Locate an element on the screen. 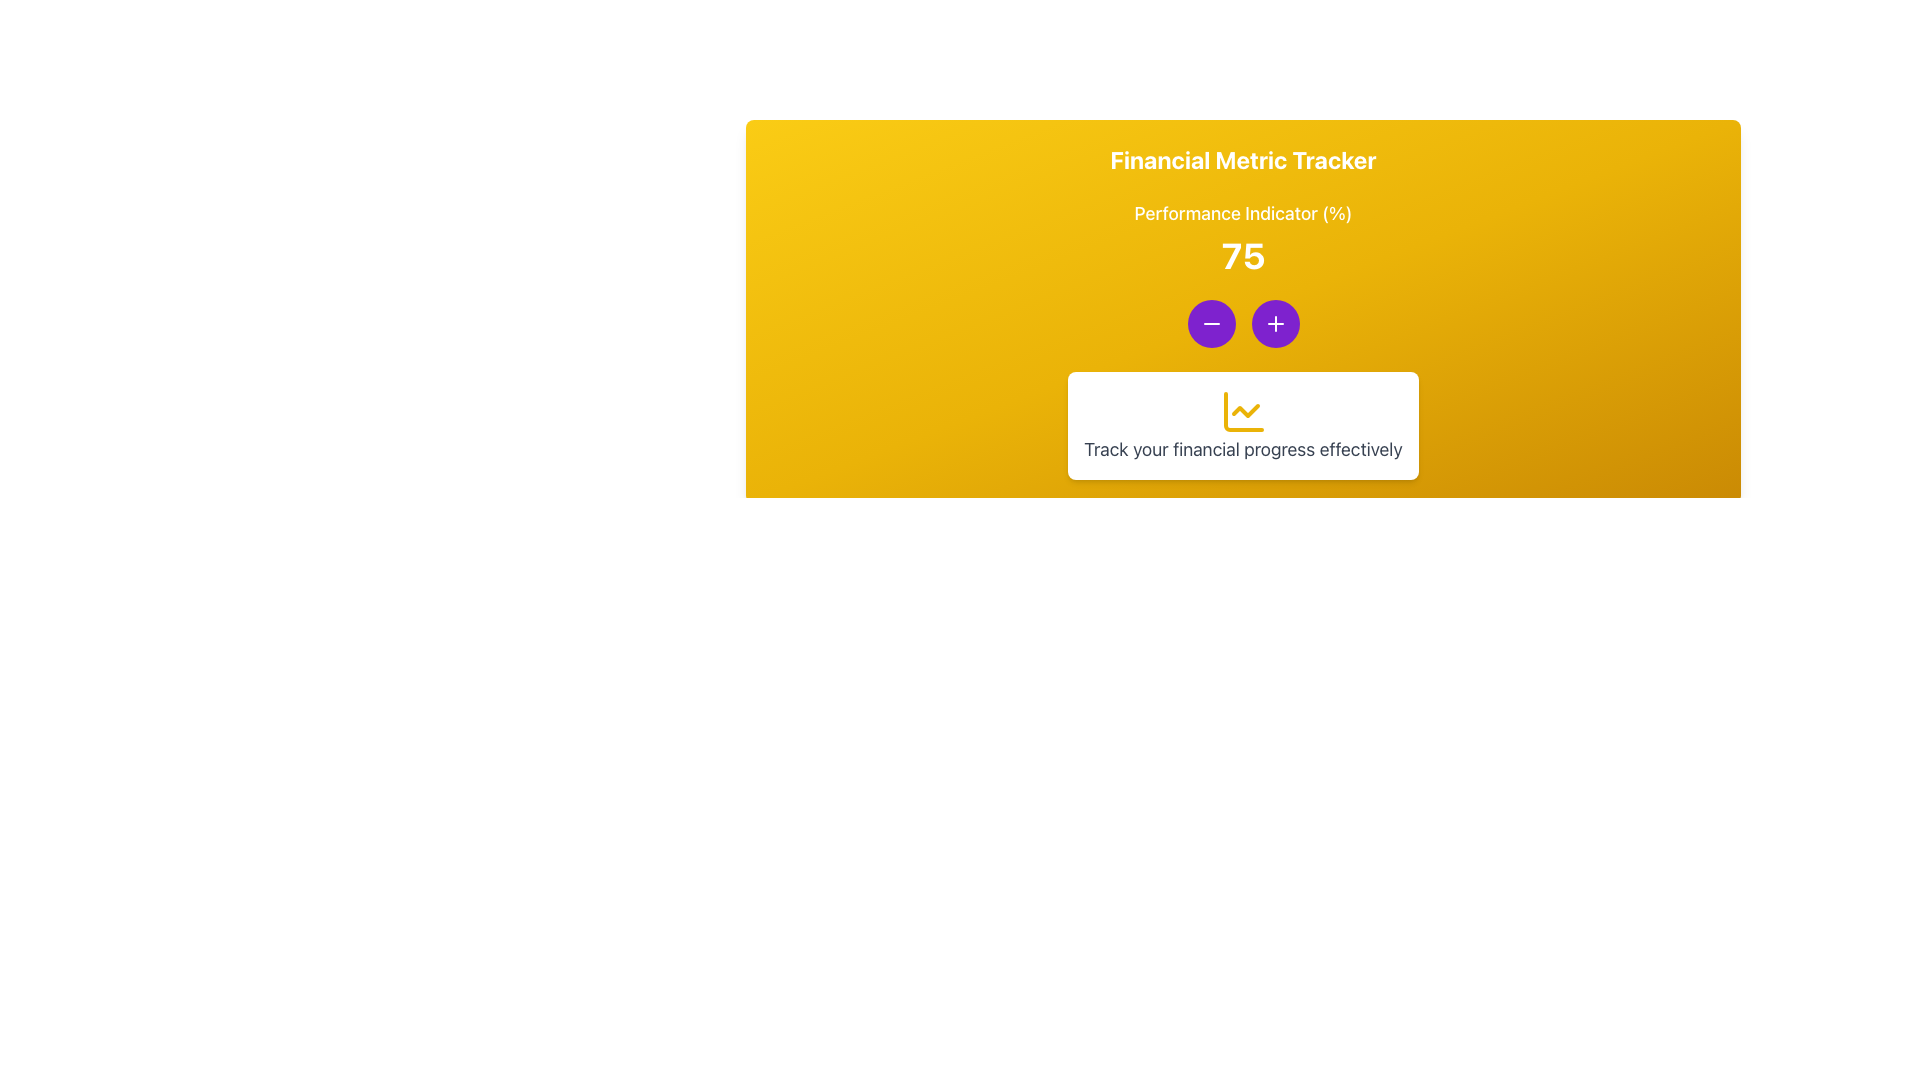  the decrement button located below the numerical indicator '75' to decrease the displayed value is located at coordinates (1210, 323).